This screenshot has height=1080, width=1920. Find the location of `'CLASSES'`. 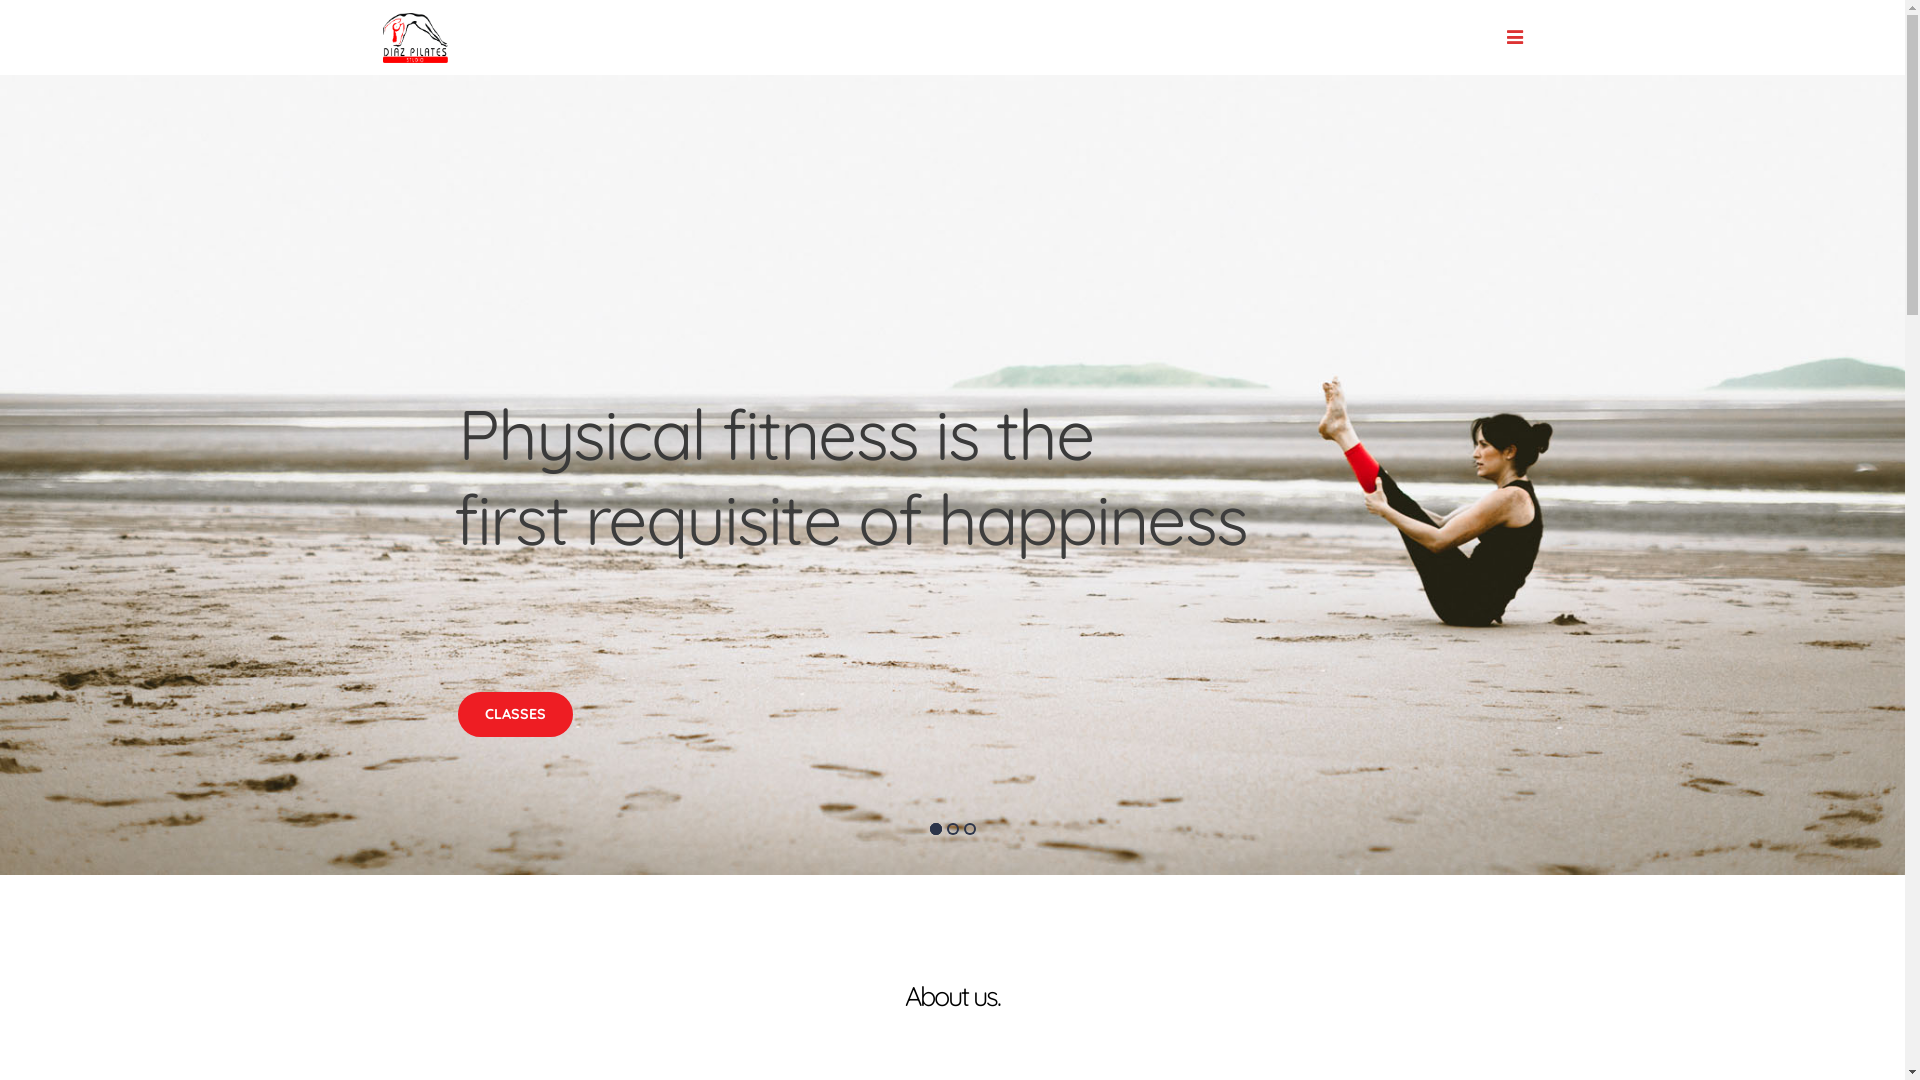

'CLASSES' is located at coordinates (515, 713).